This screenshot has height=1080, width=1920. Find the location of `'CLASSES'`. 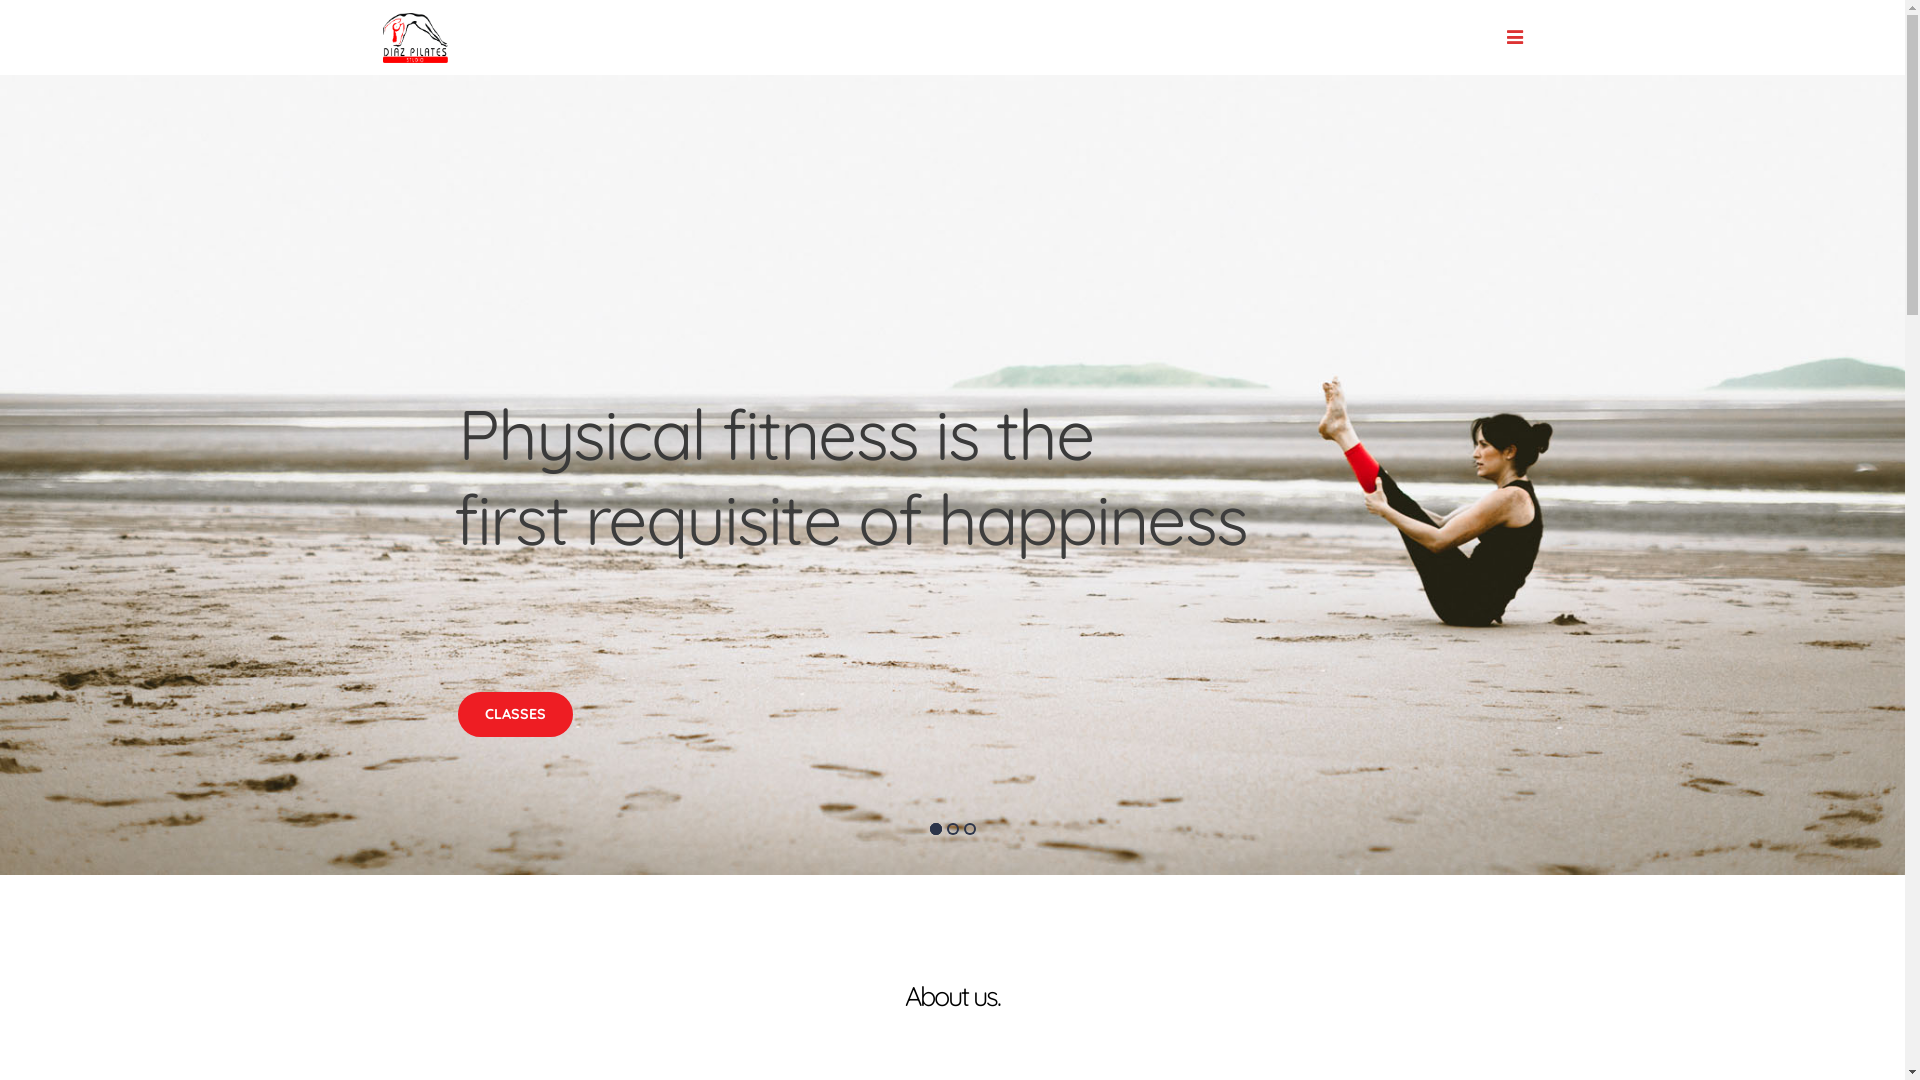

'CLASSES' is located at coordinates (515, 713).